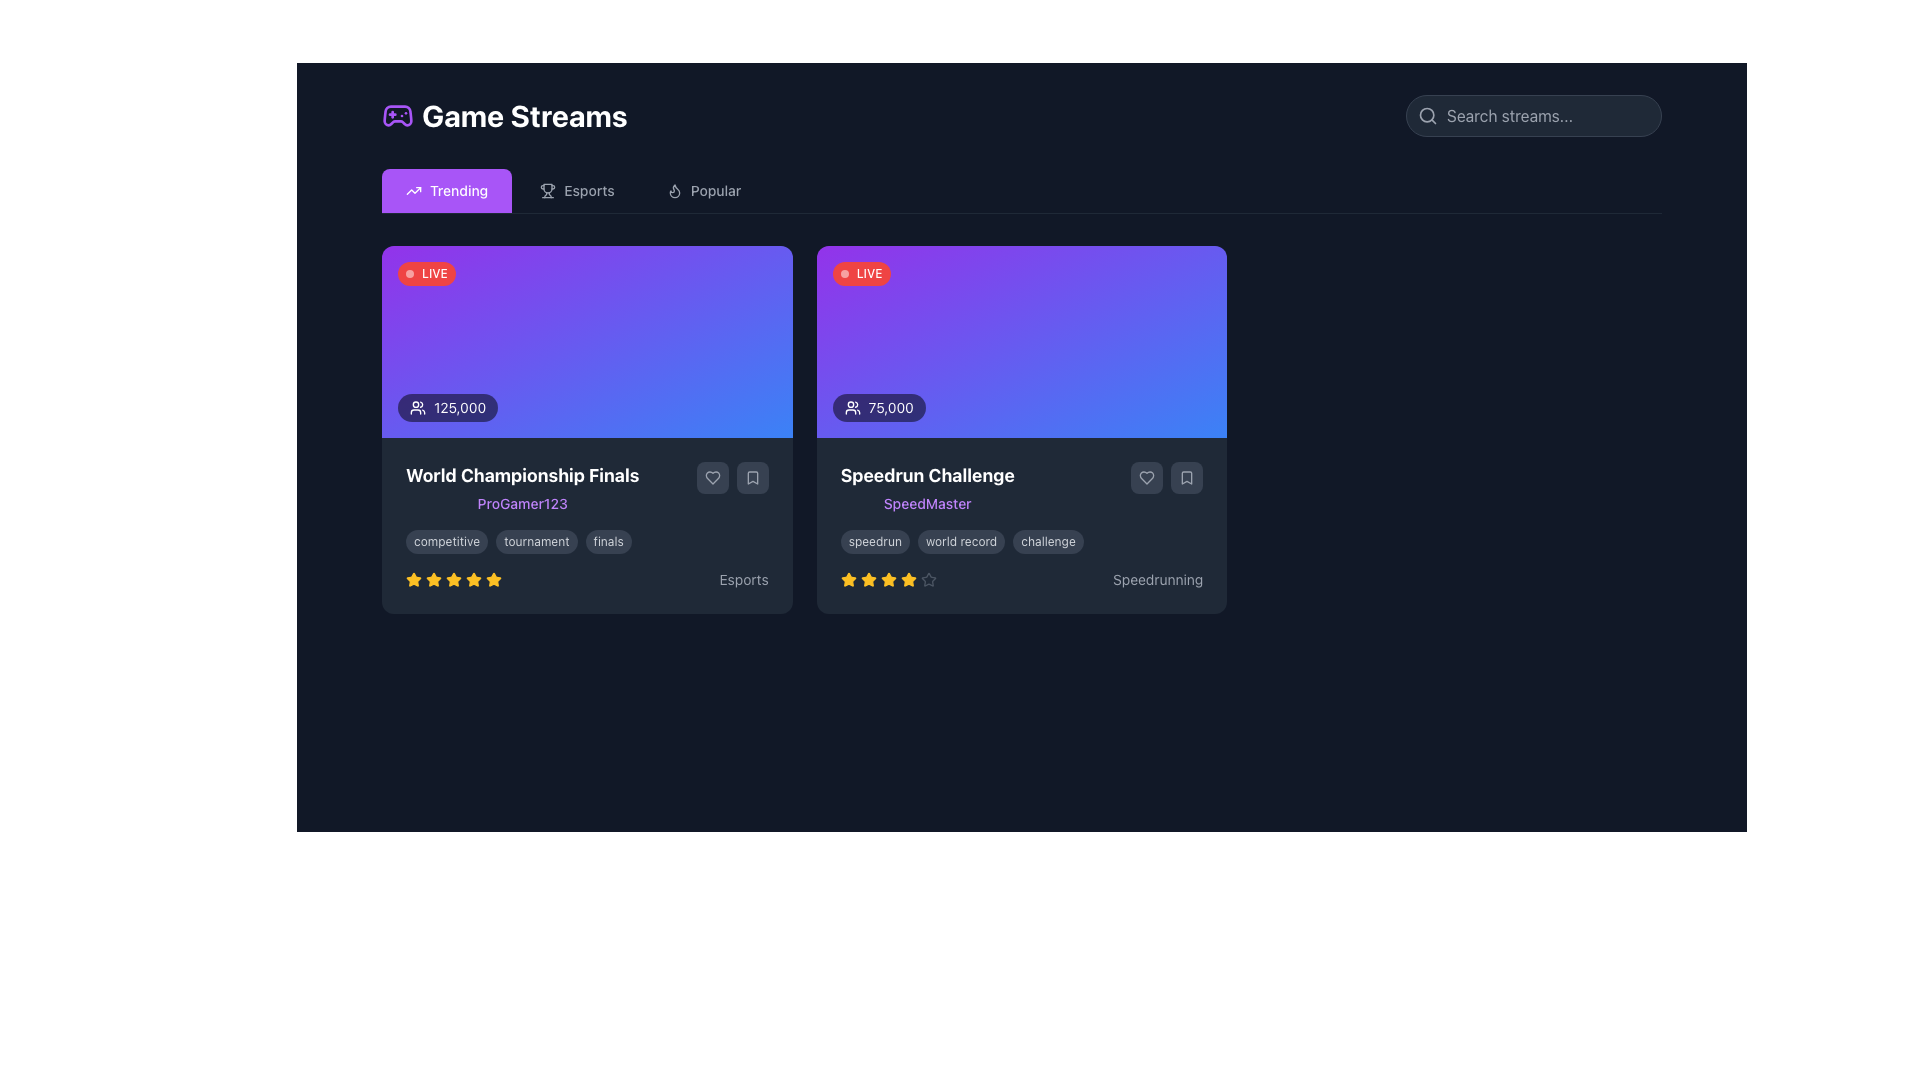 This screenshot has width=1920, height=1080. I want to click on the first yellow star icon used for rating in the 'World Championship Finals' card, so click(412, 579).